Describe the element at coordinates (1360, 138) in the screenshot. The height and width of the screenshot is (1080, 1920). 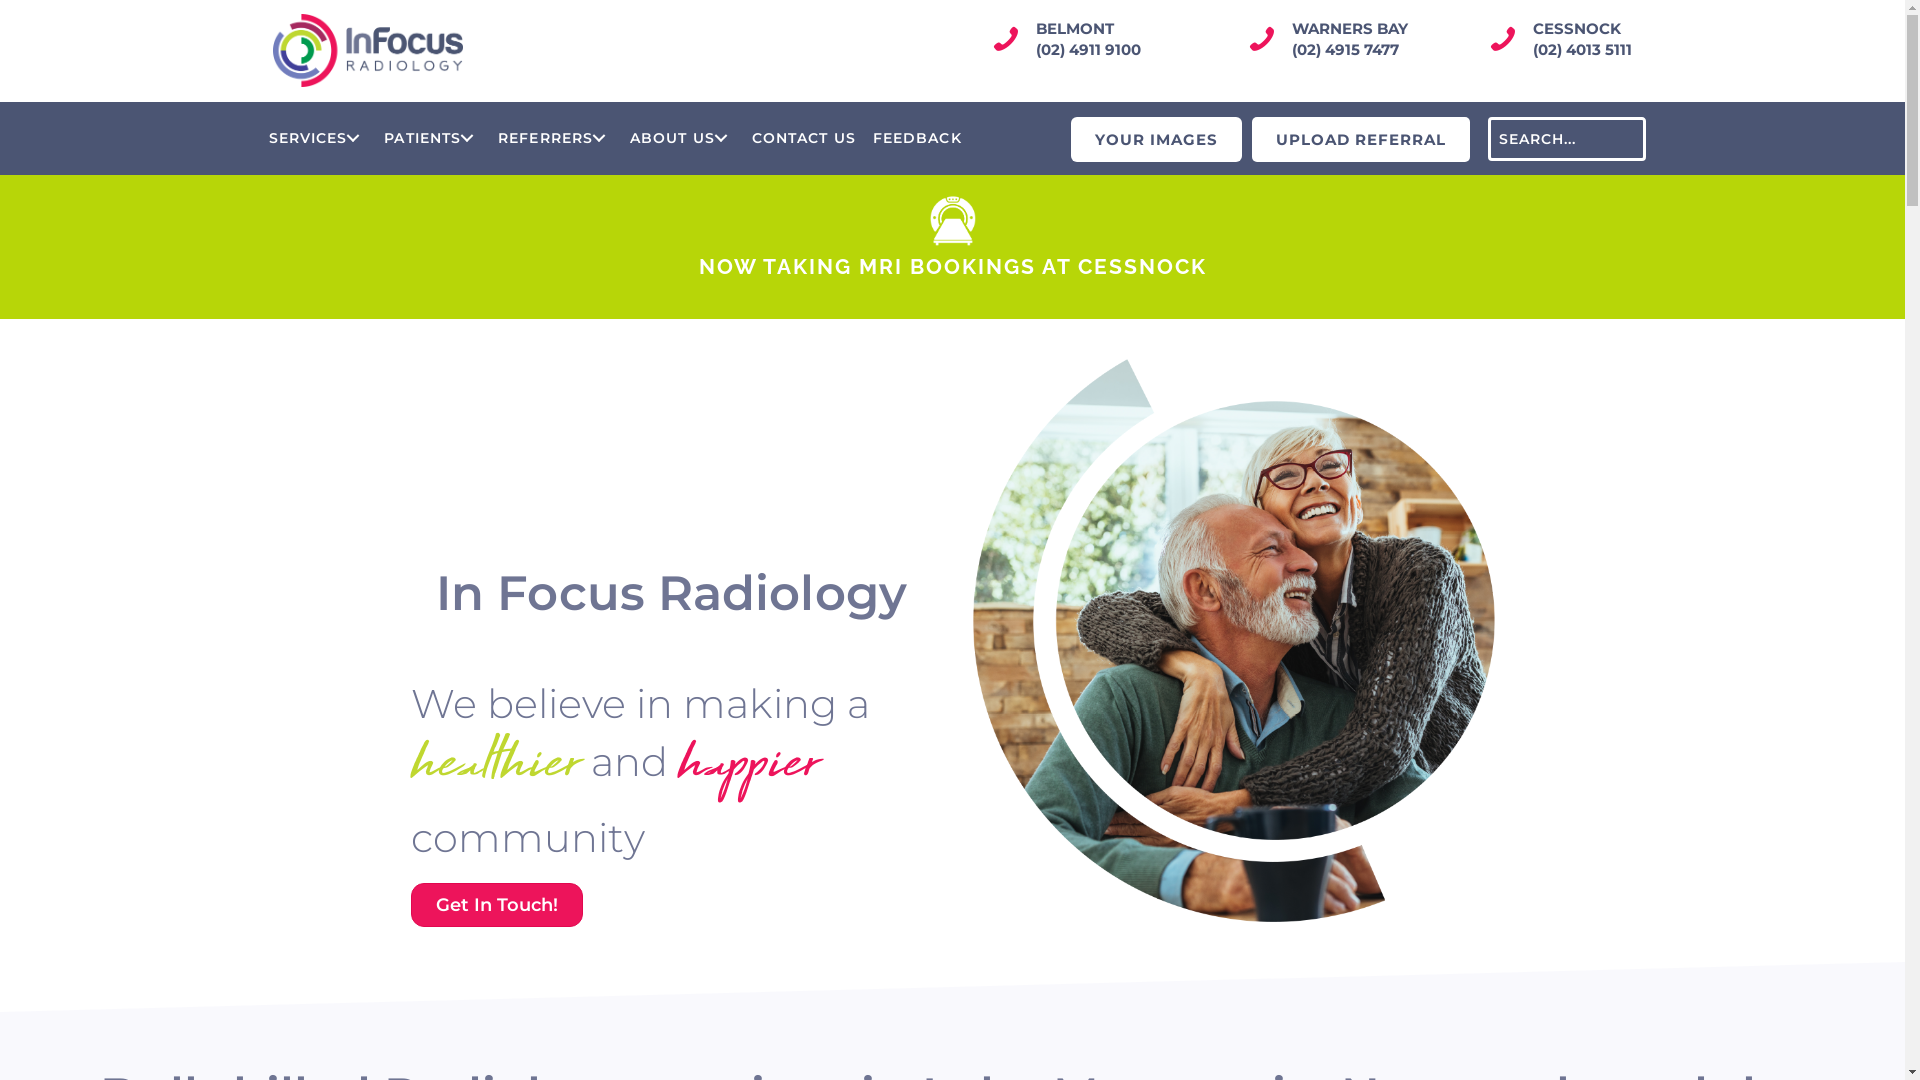
I see `'UPLOAD REFERRAL'` at that location.